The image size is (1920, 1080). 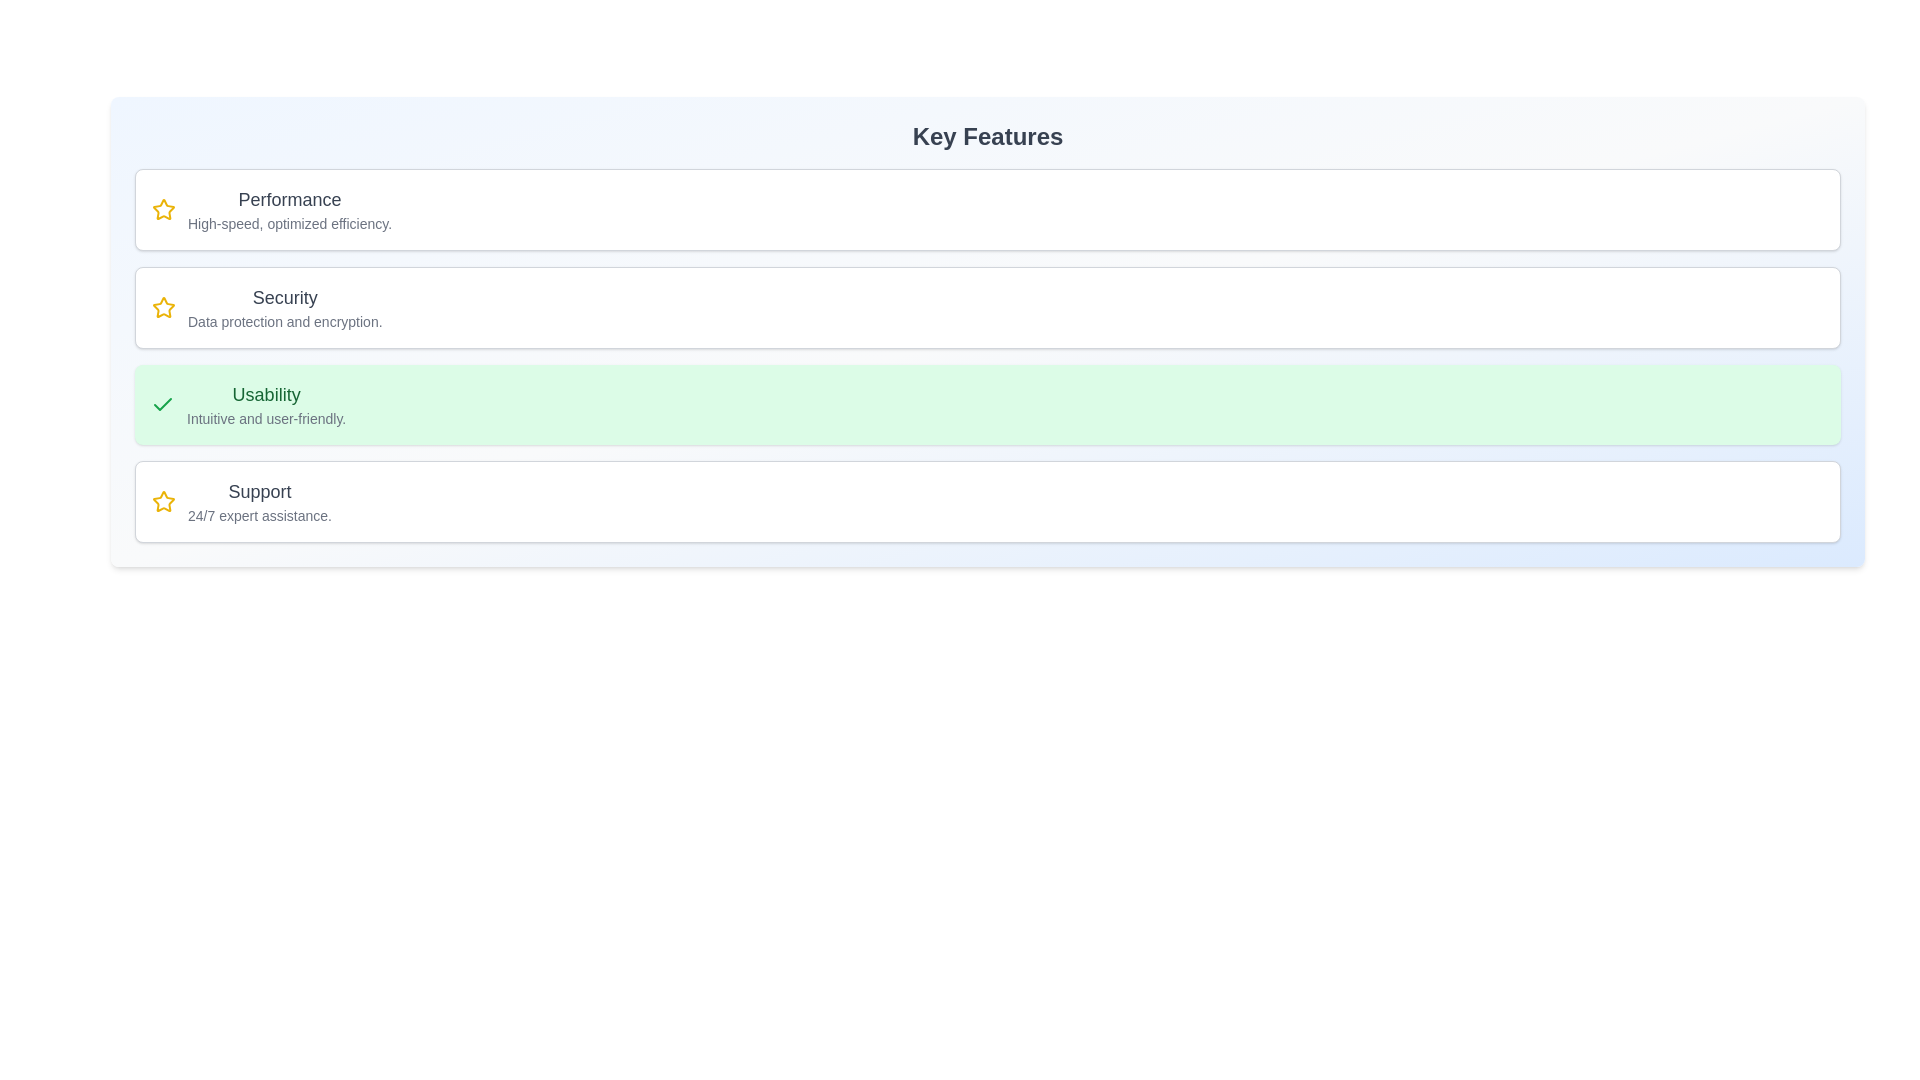 What do you see at coordinates (988, 209) in the screenshot?
I see `the card with Performance to observe visual changes` at bounding box center [988, 209].